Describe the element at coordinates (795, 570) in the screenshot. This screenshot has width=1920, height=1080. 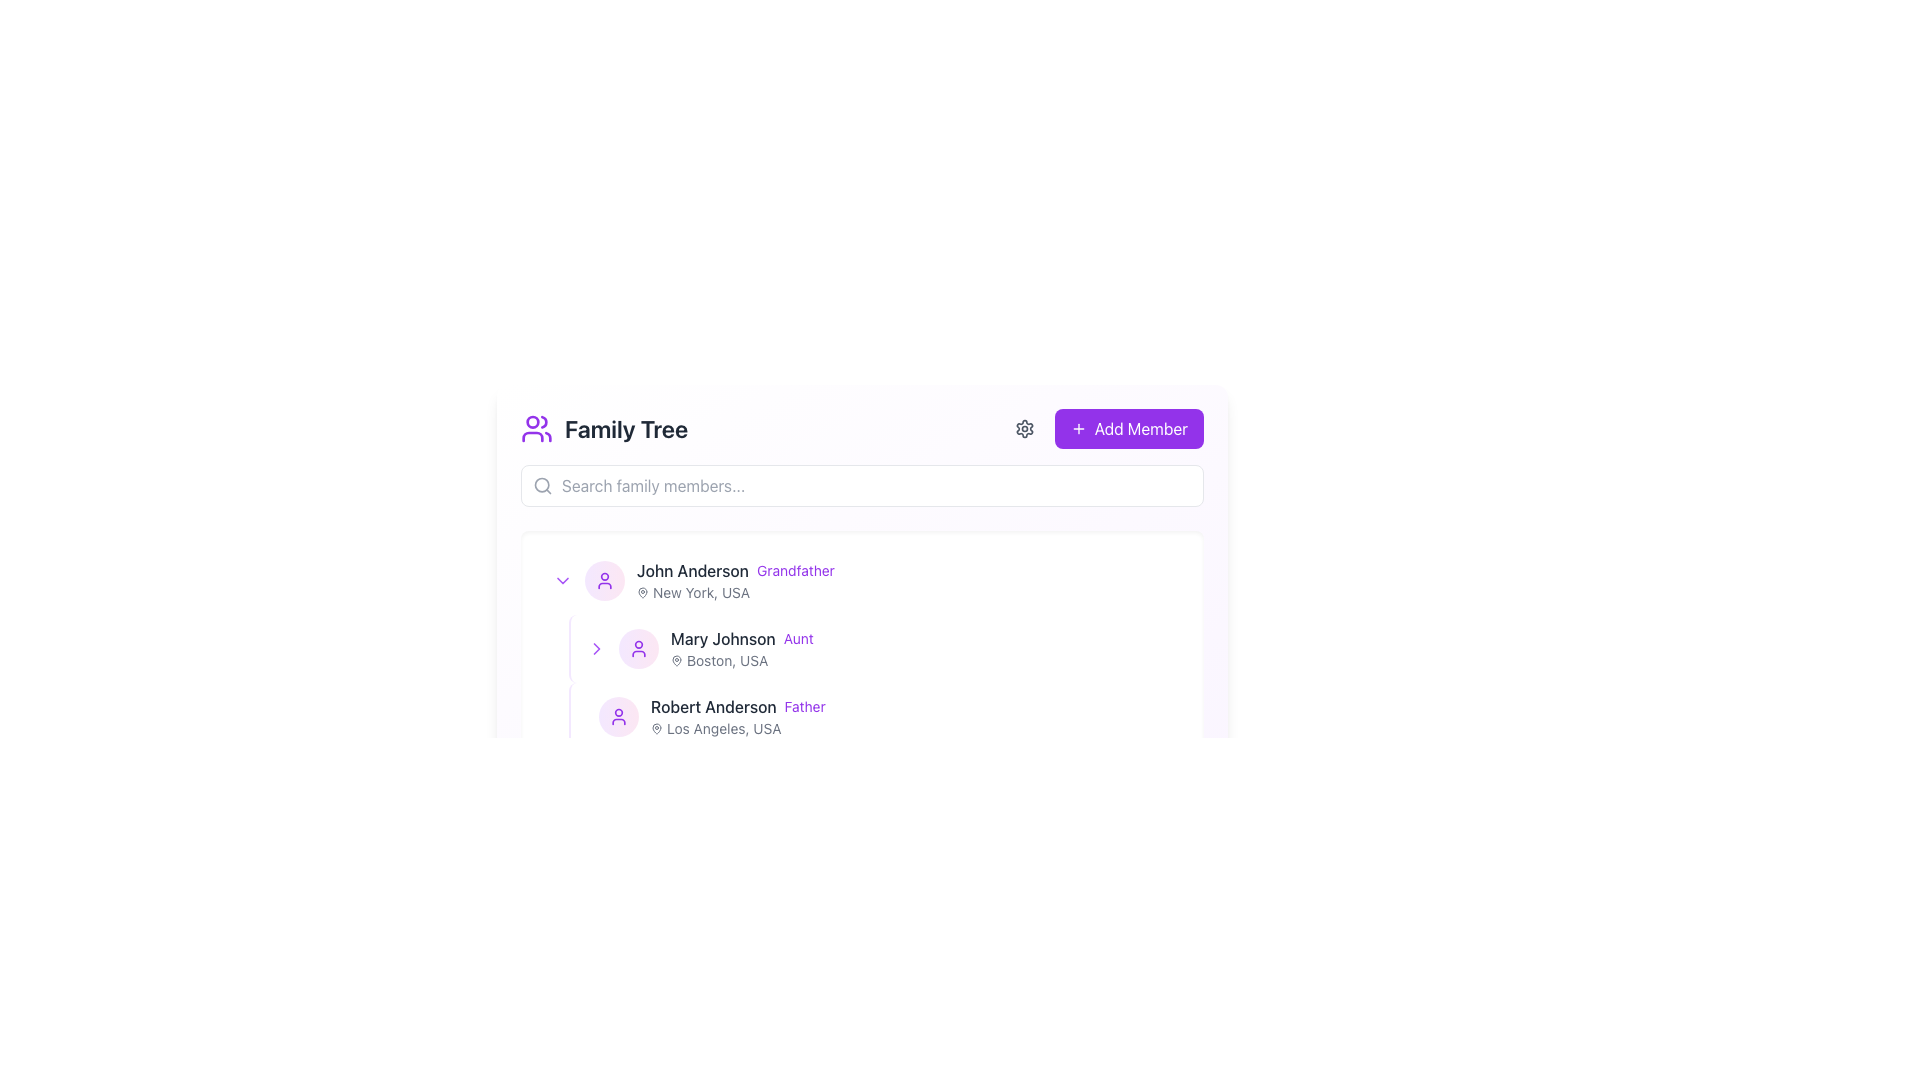
I see `the 'Grandfather' text label, which is a small purple font next to 'John Anderson'` at that location.